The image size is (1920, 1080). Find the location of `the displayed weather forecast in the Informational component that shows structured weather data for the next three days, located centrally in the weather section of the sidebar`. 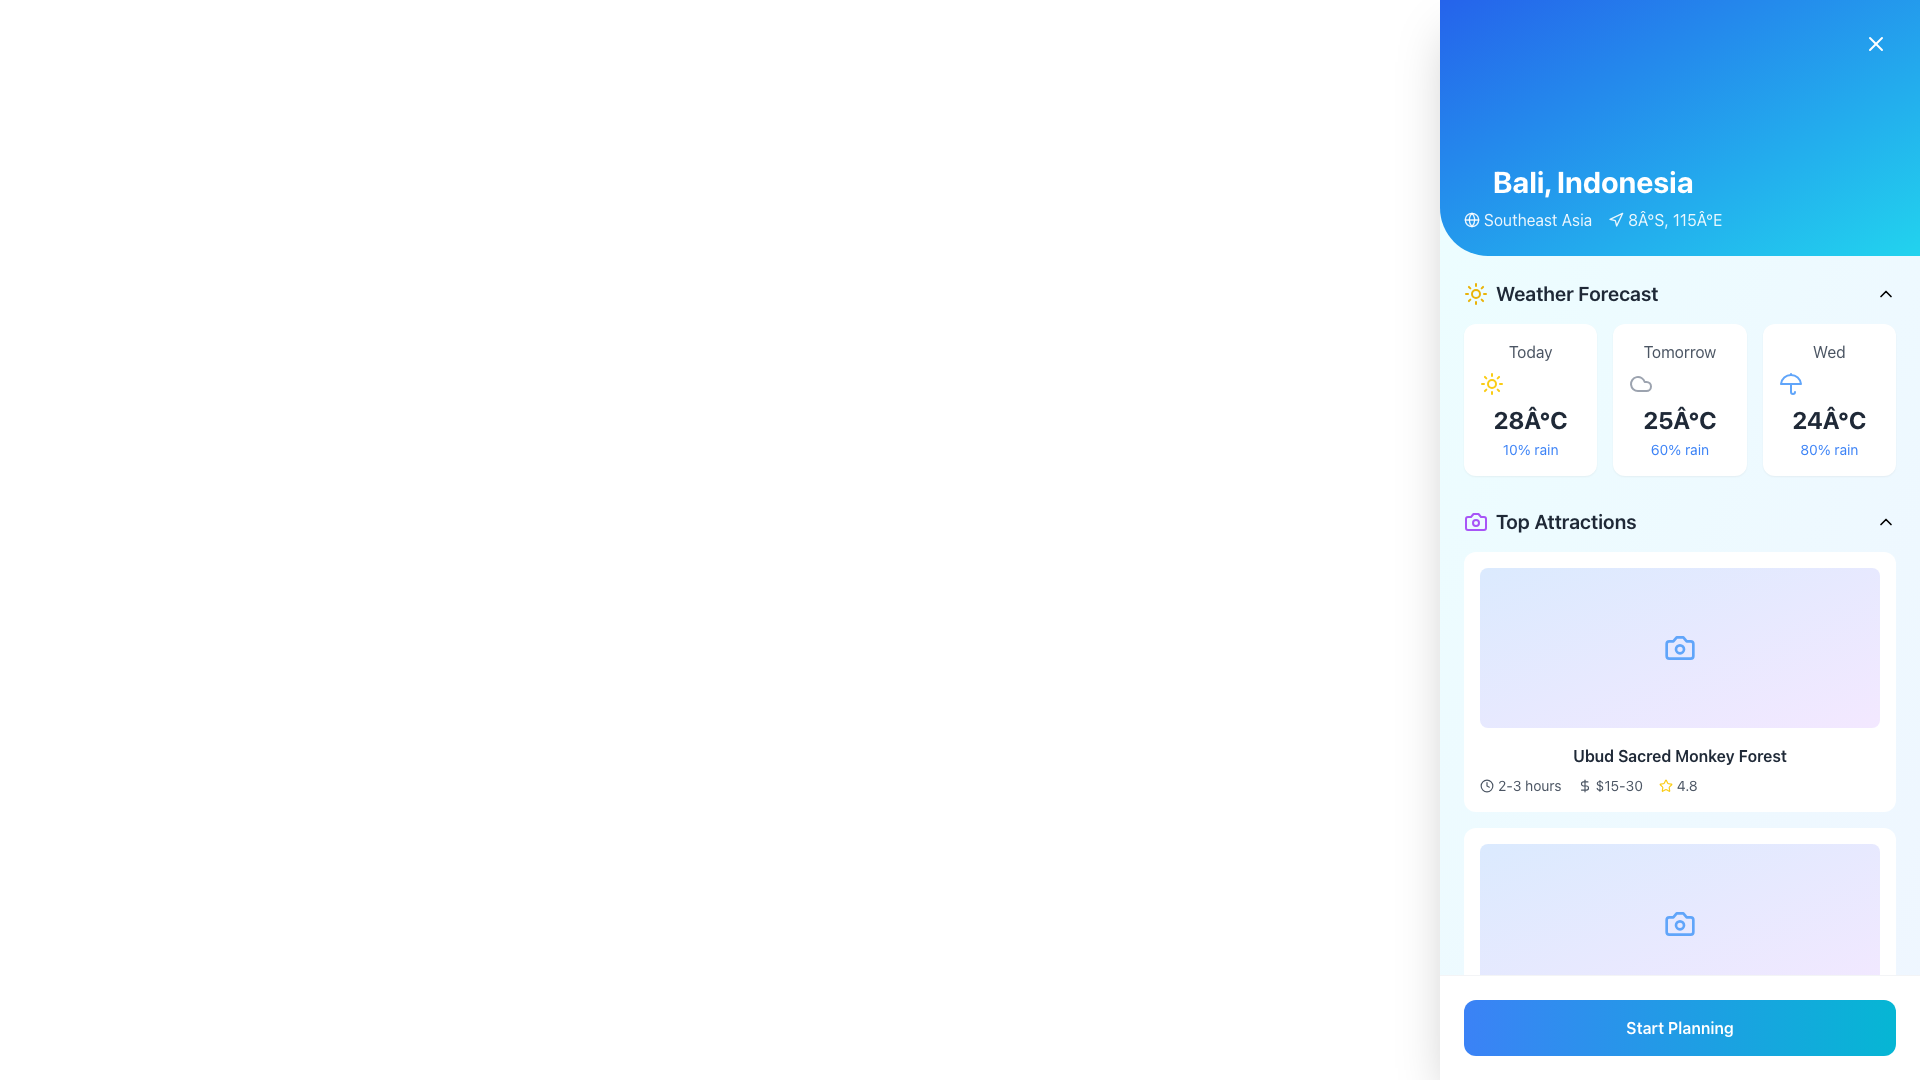

the displayed weather forecast in the Informational component that shows structured weather data for the next three days, located centrally in the weather section of the sidebar is located at coordinates (1680, 378).